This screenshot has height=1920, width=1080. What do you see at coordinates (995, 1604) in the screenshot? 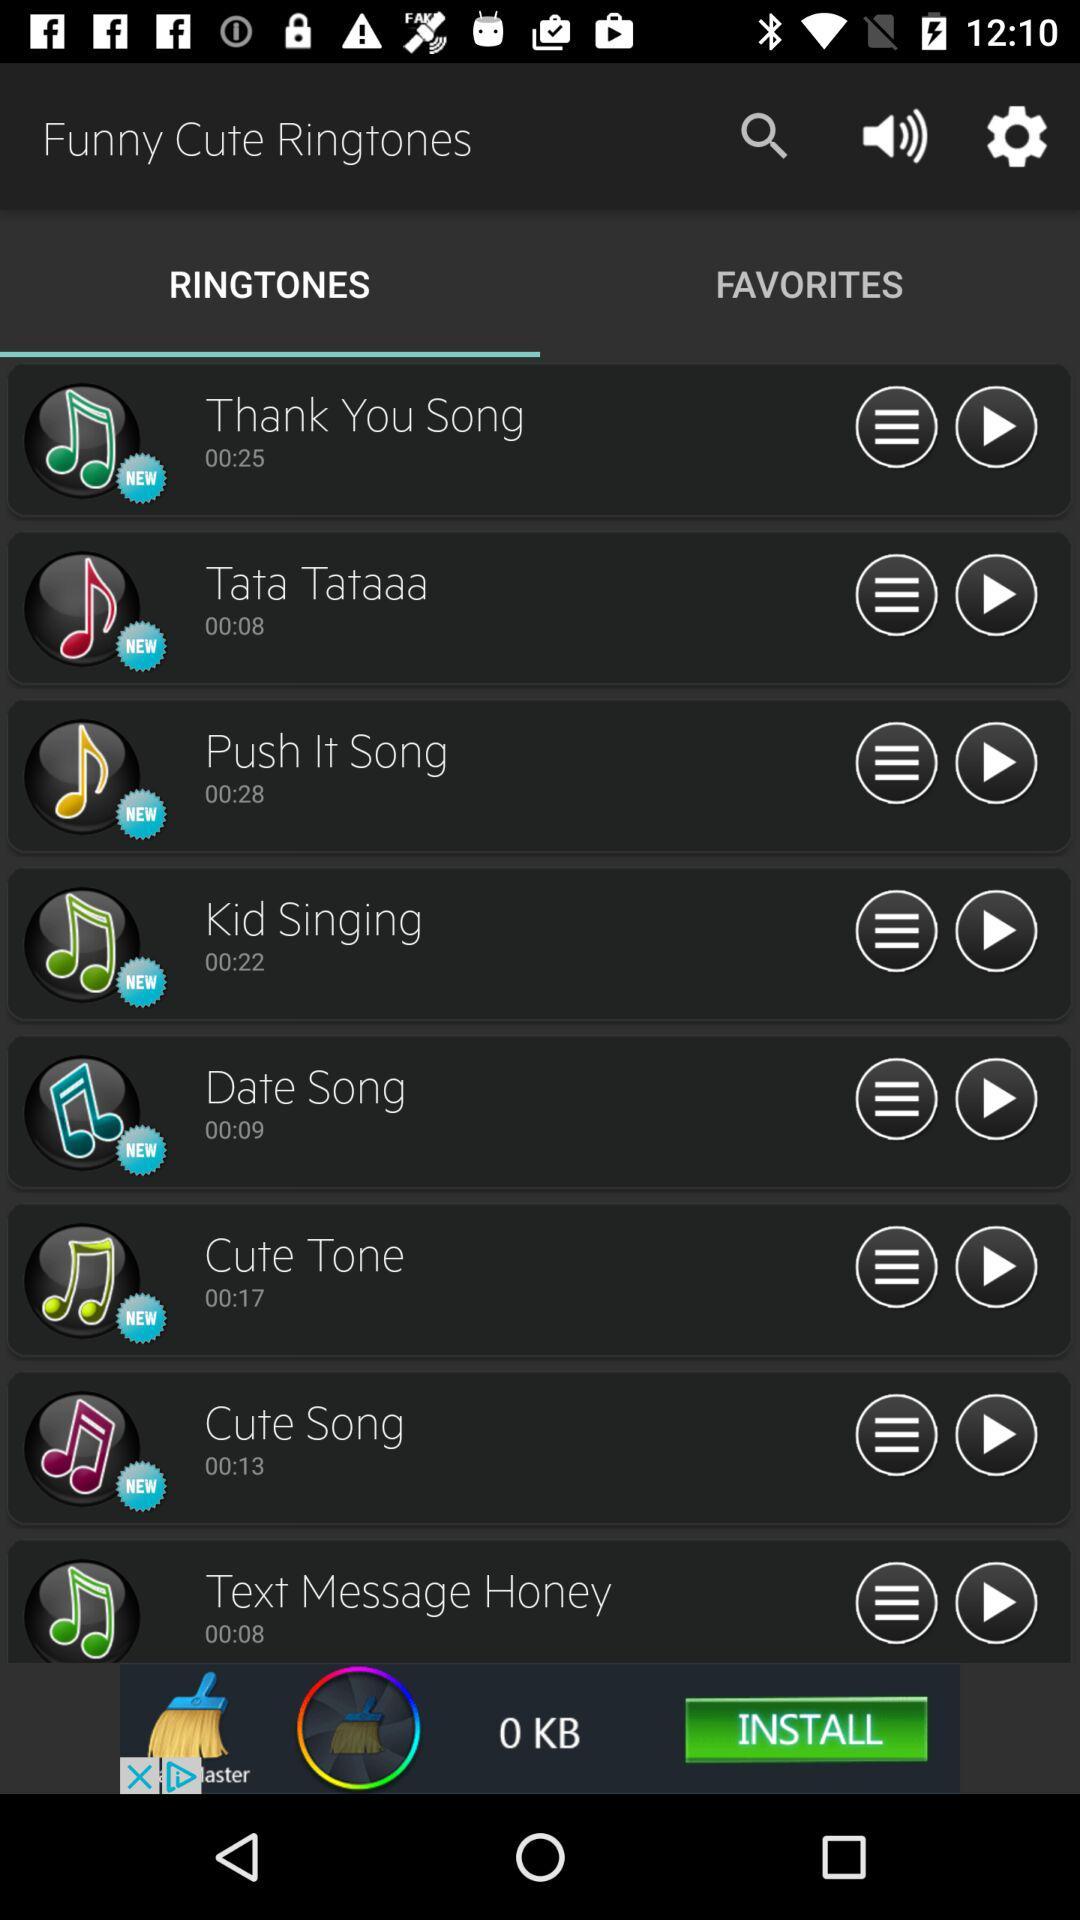
I see `button` at bounding box center [995, 1604].